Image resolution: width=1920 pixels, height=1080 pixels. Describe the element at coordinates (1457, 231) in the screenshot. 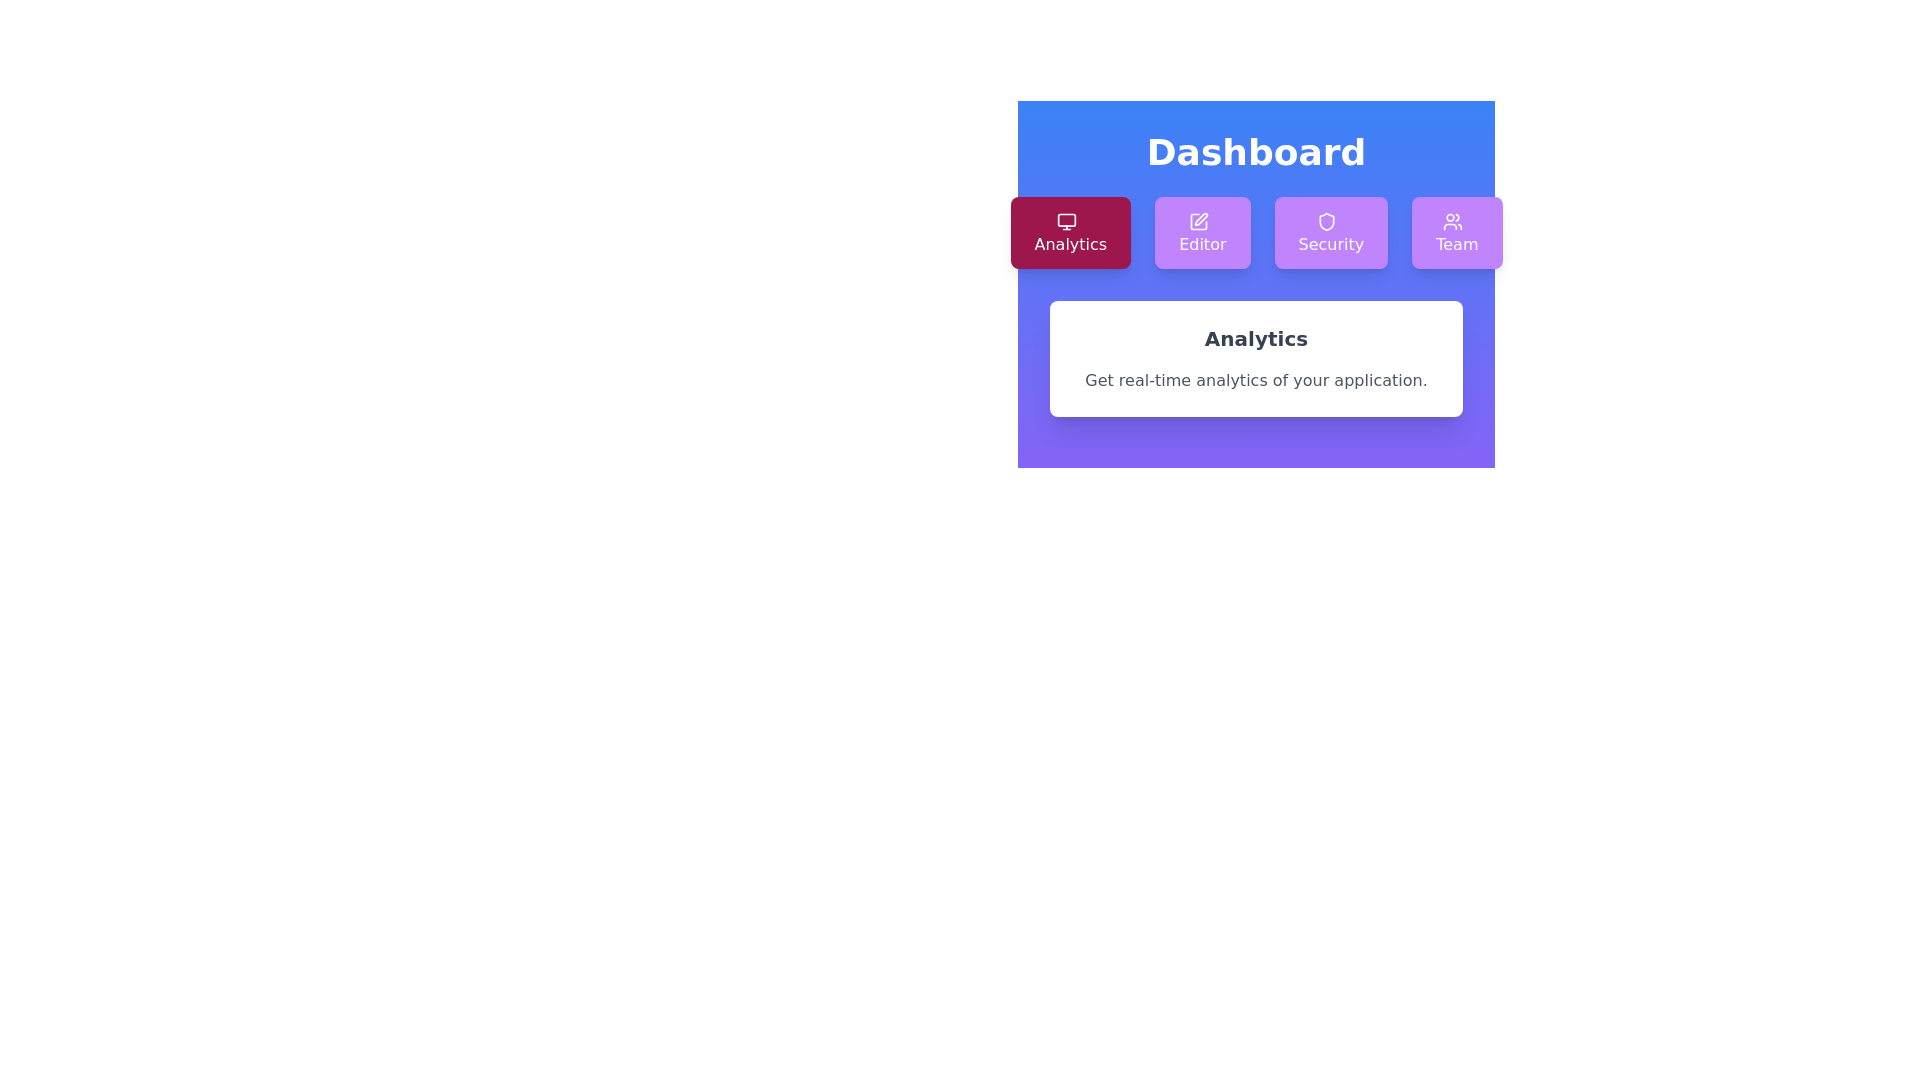

I see `the Team tab` at that location.